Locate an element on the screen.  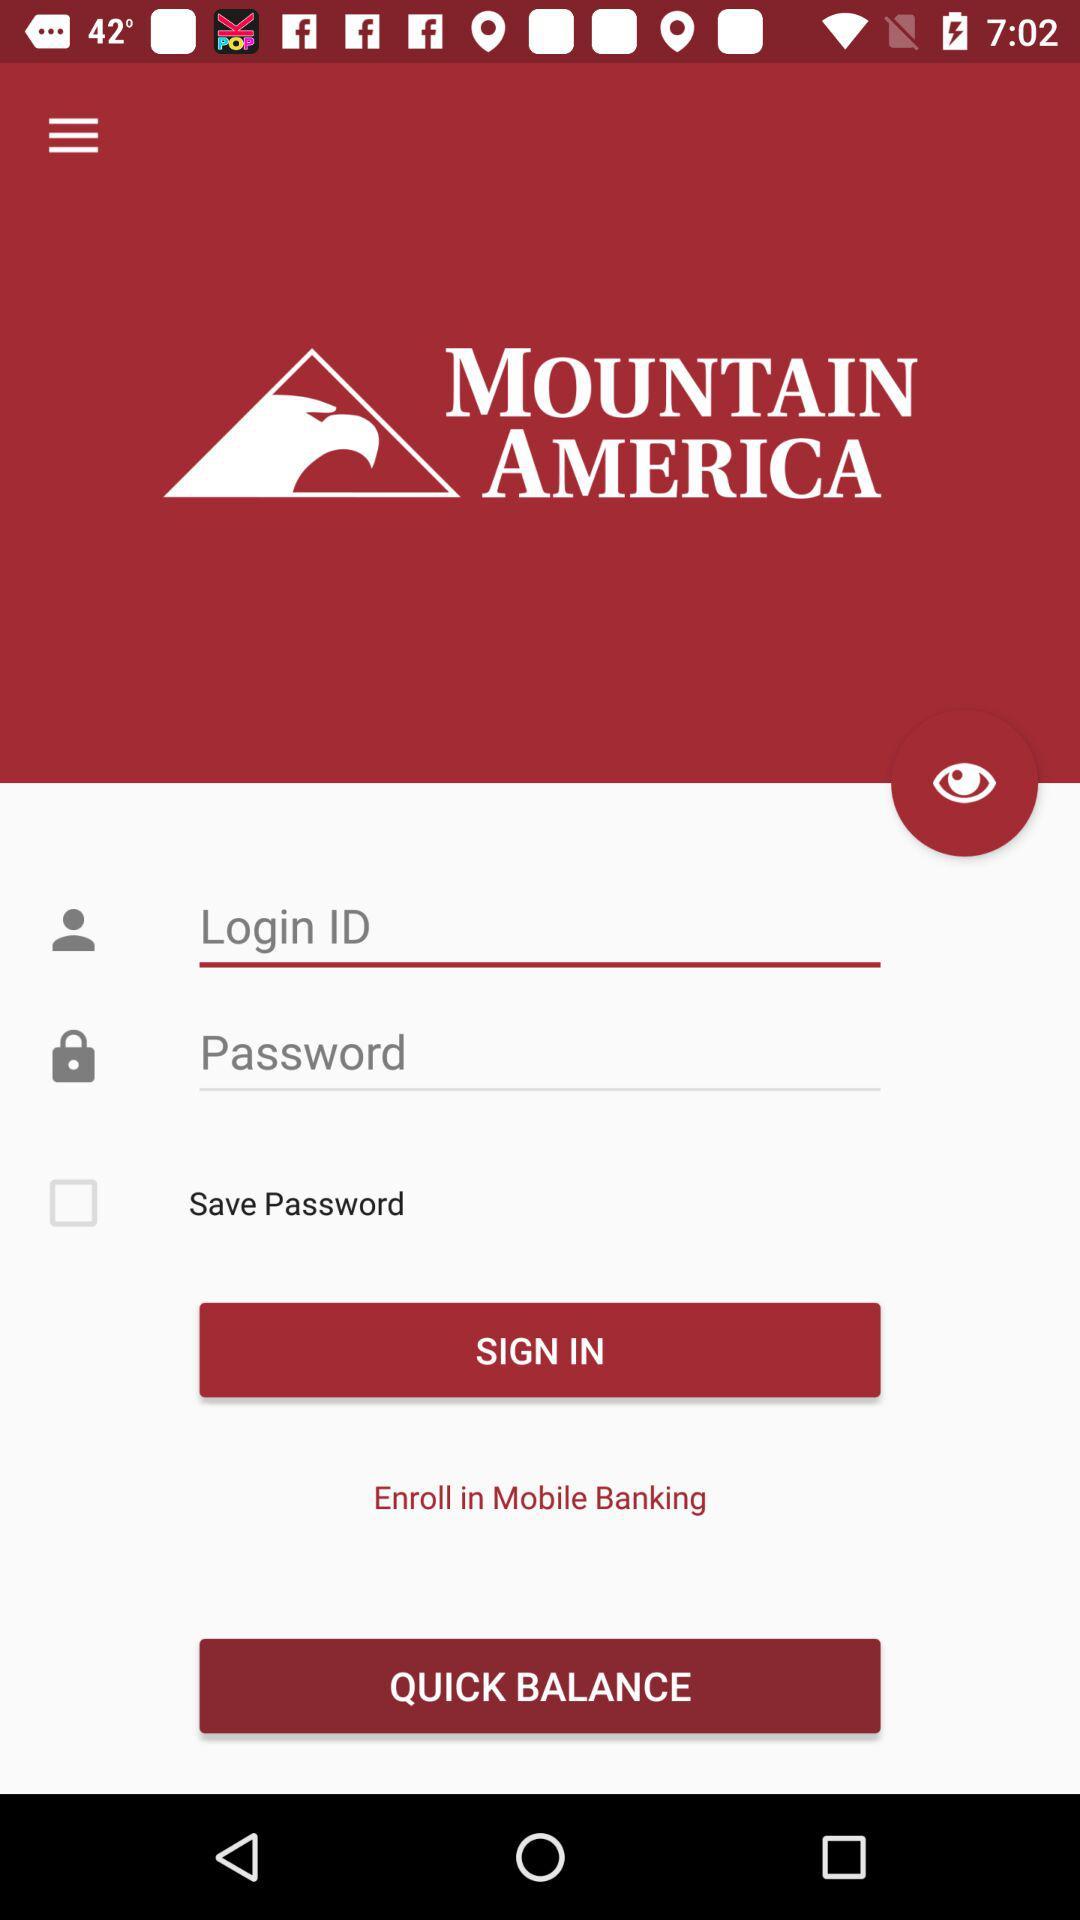
icon below save password icon is located at coordinates (540, 1349).